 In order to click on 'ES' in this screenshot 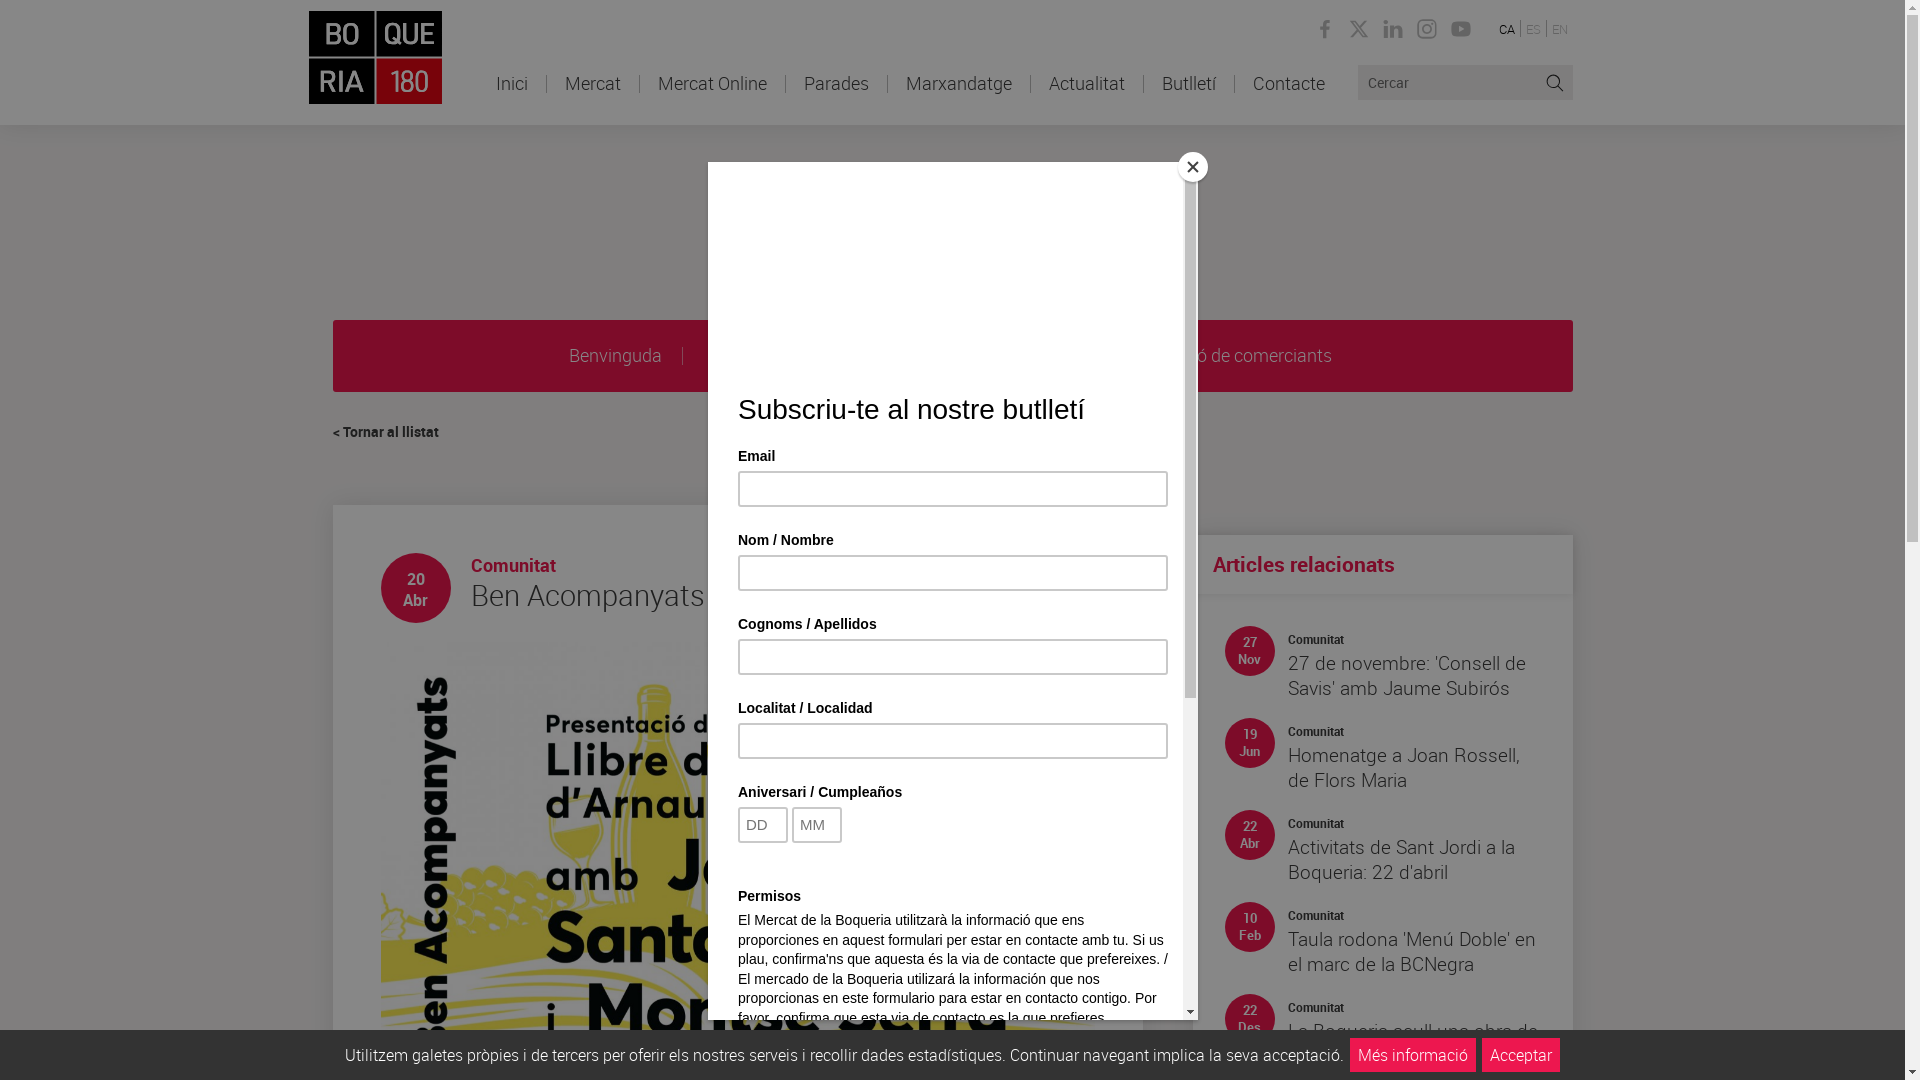, I will do `click(1520, 29)`.